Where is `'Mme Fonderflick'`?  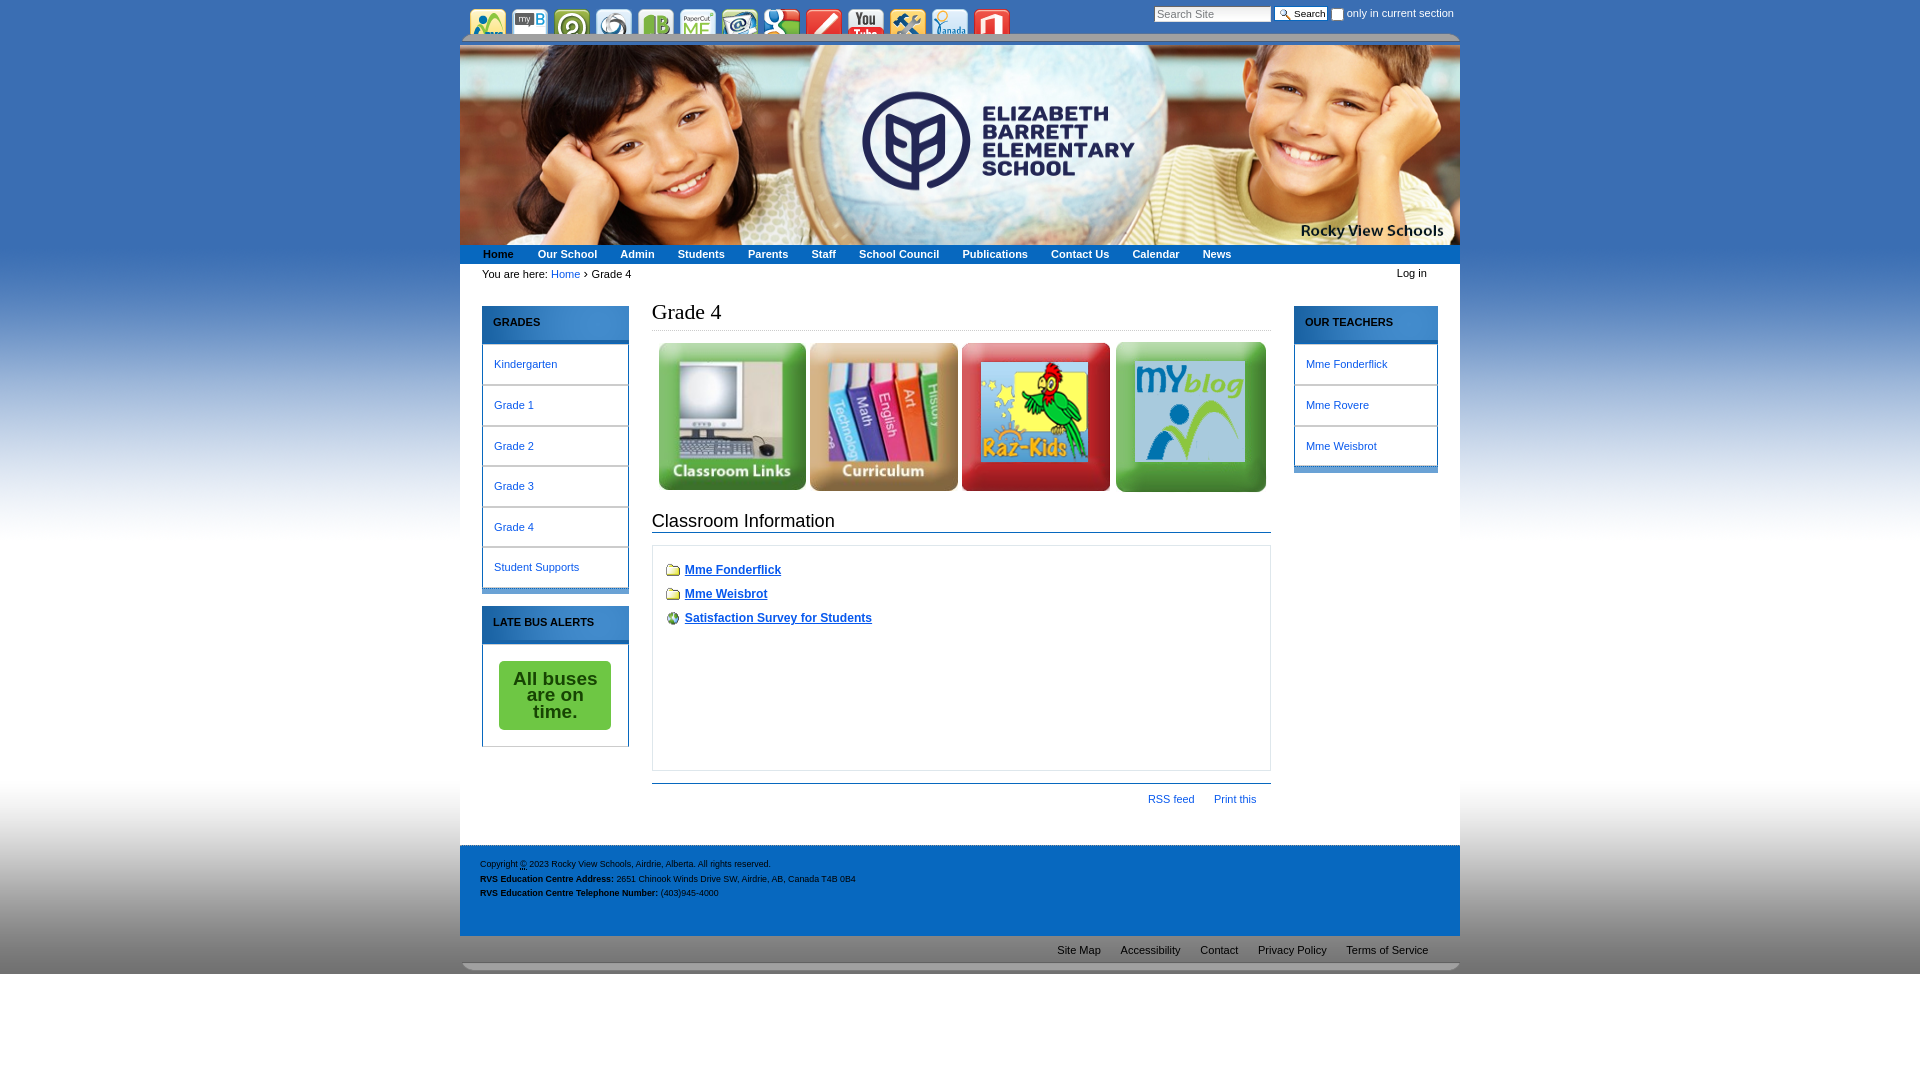 'Mme Fonderflick' is located at coordinates (722, 570).